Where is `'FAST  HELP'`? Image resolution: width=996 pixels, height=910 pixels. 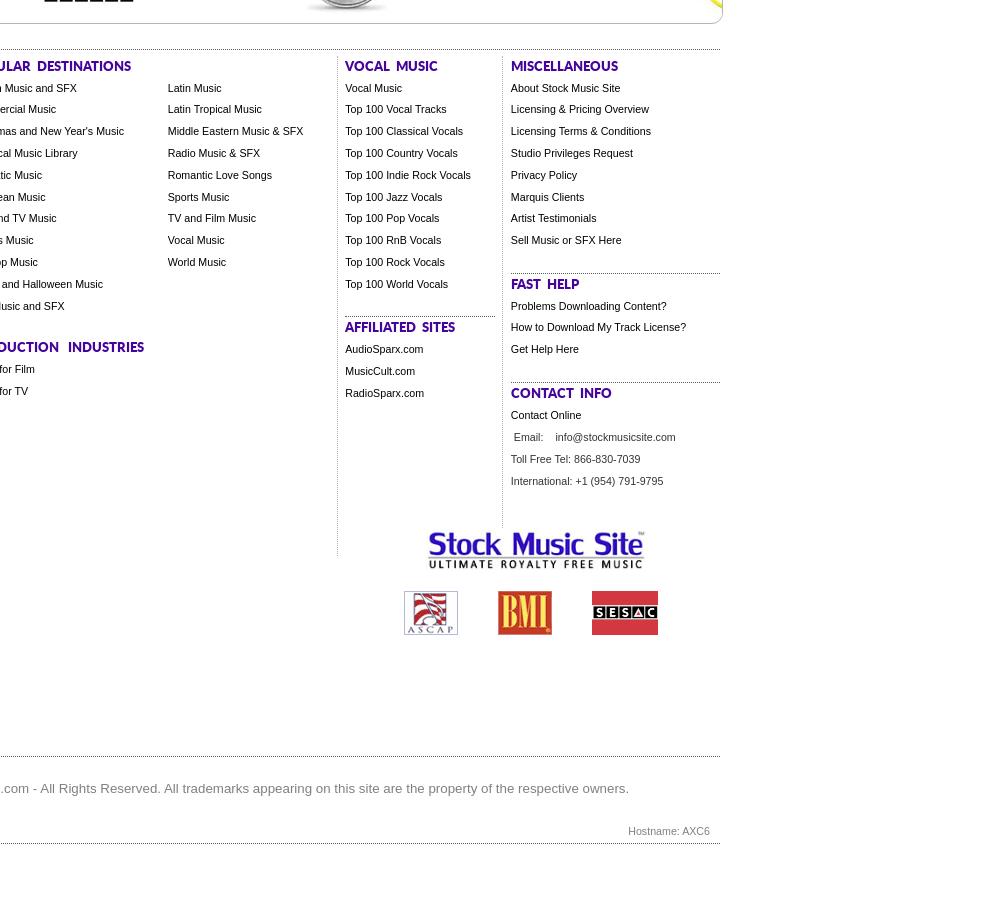
'FAST  HELP' is located at coordinates (509, 281).